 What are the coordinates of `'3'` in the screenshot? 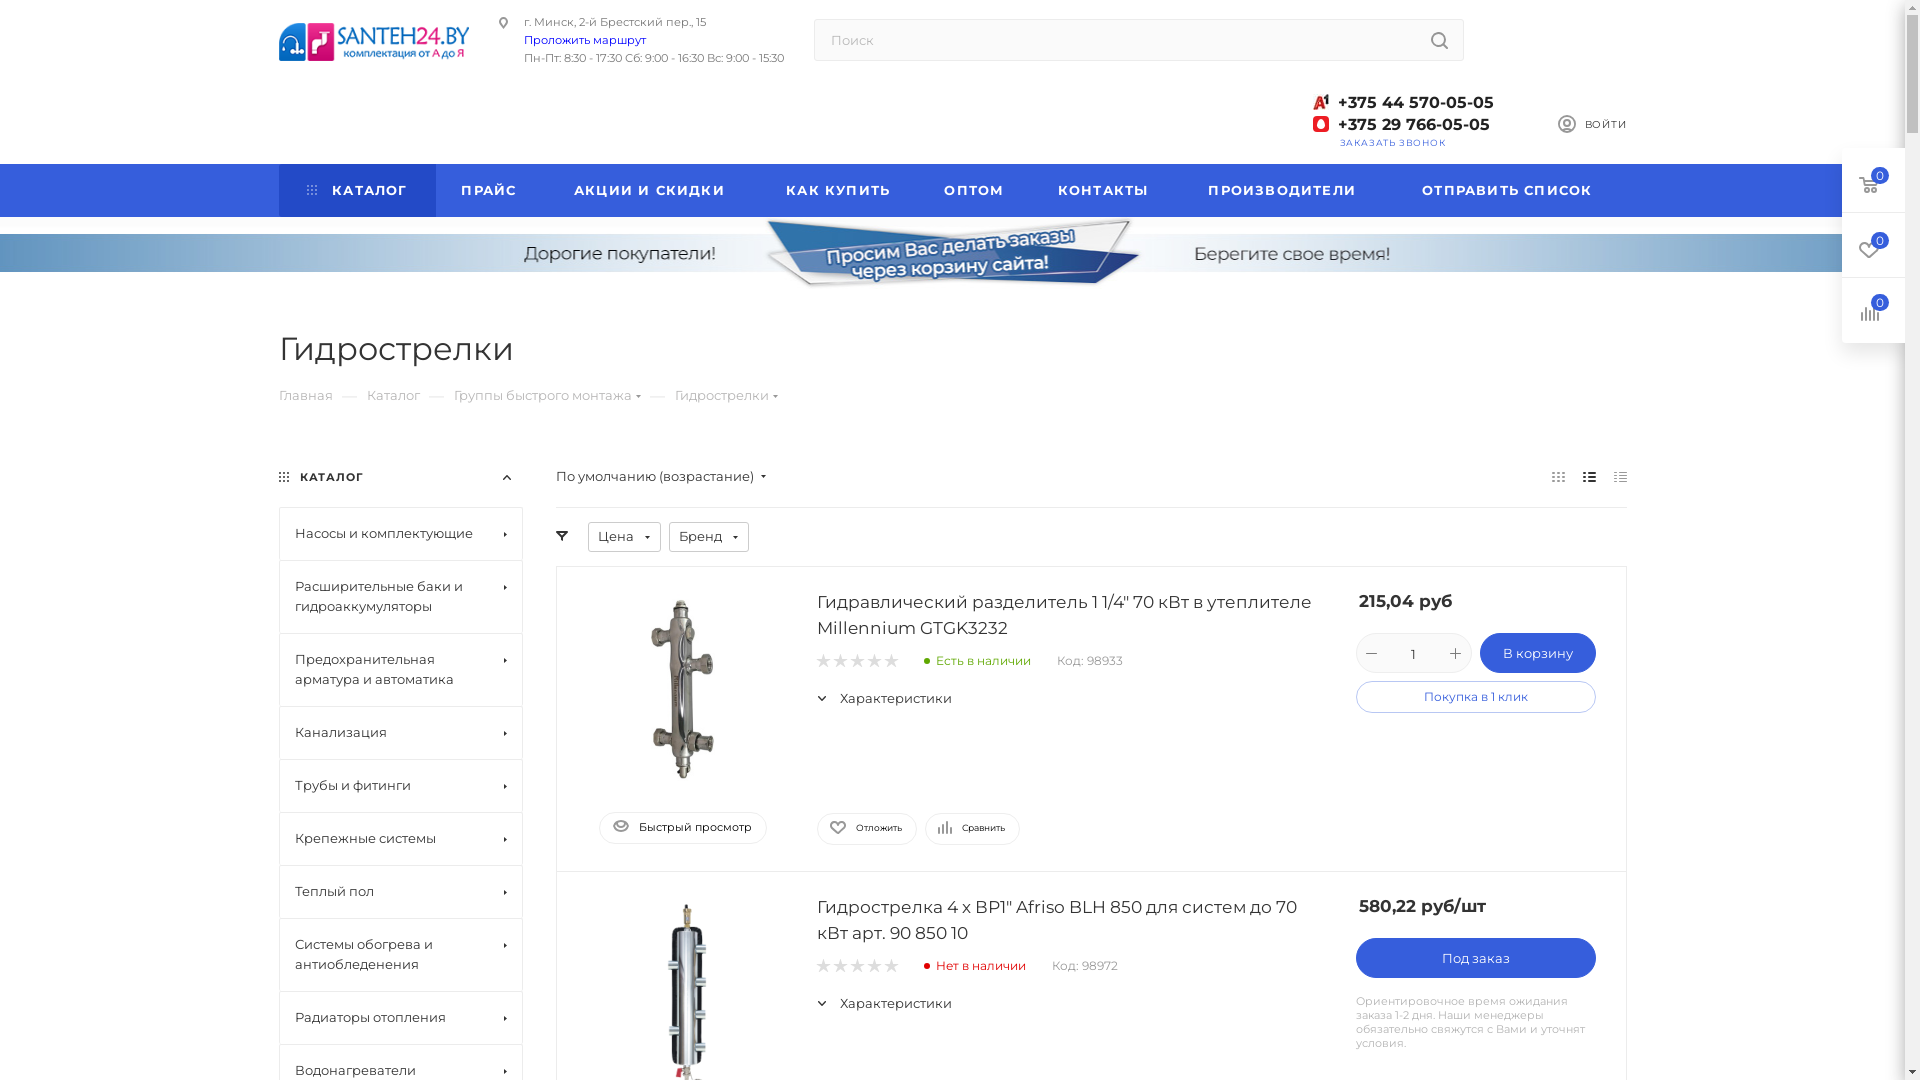 It's located at (856, 965).